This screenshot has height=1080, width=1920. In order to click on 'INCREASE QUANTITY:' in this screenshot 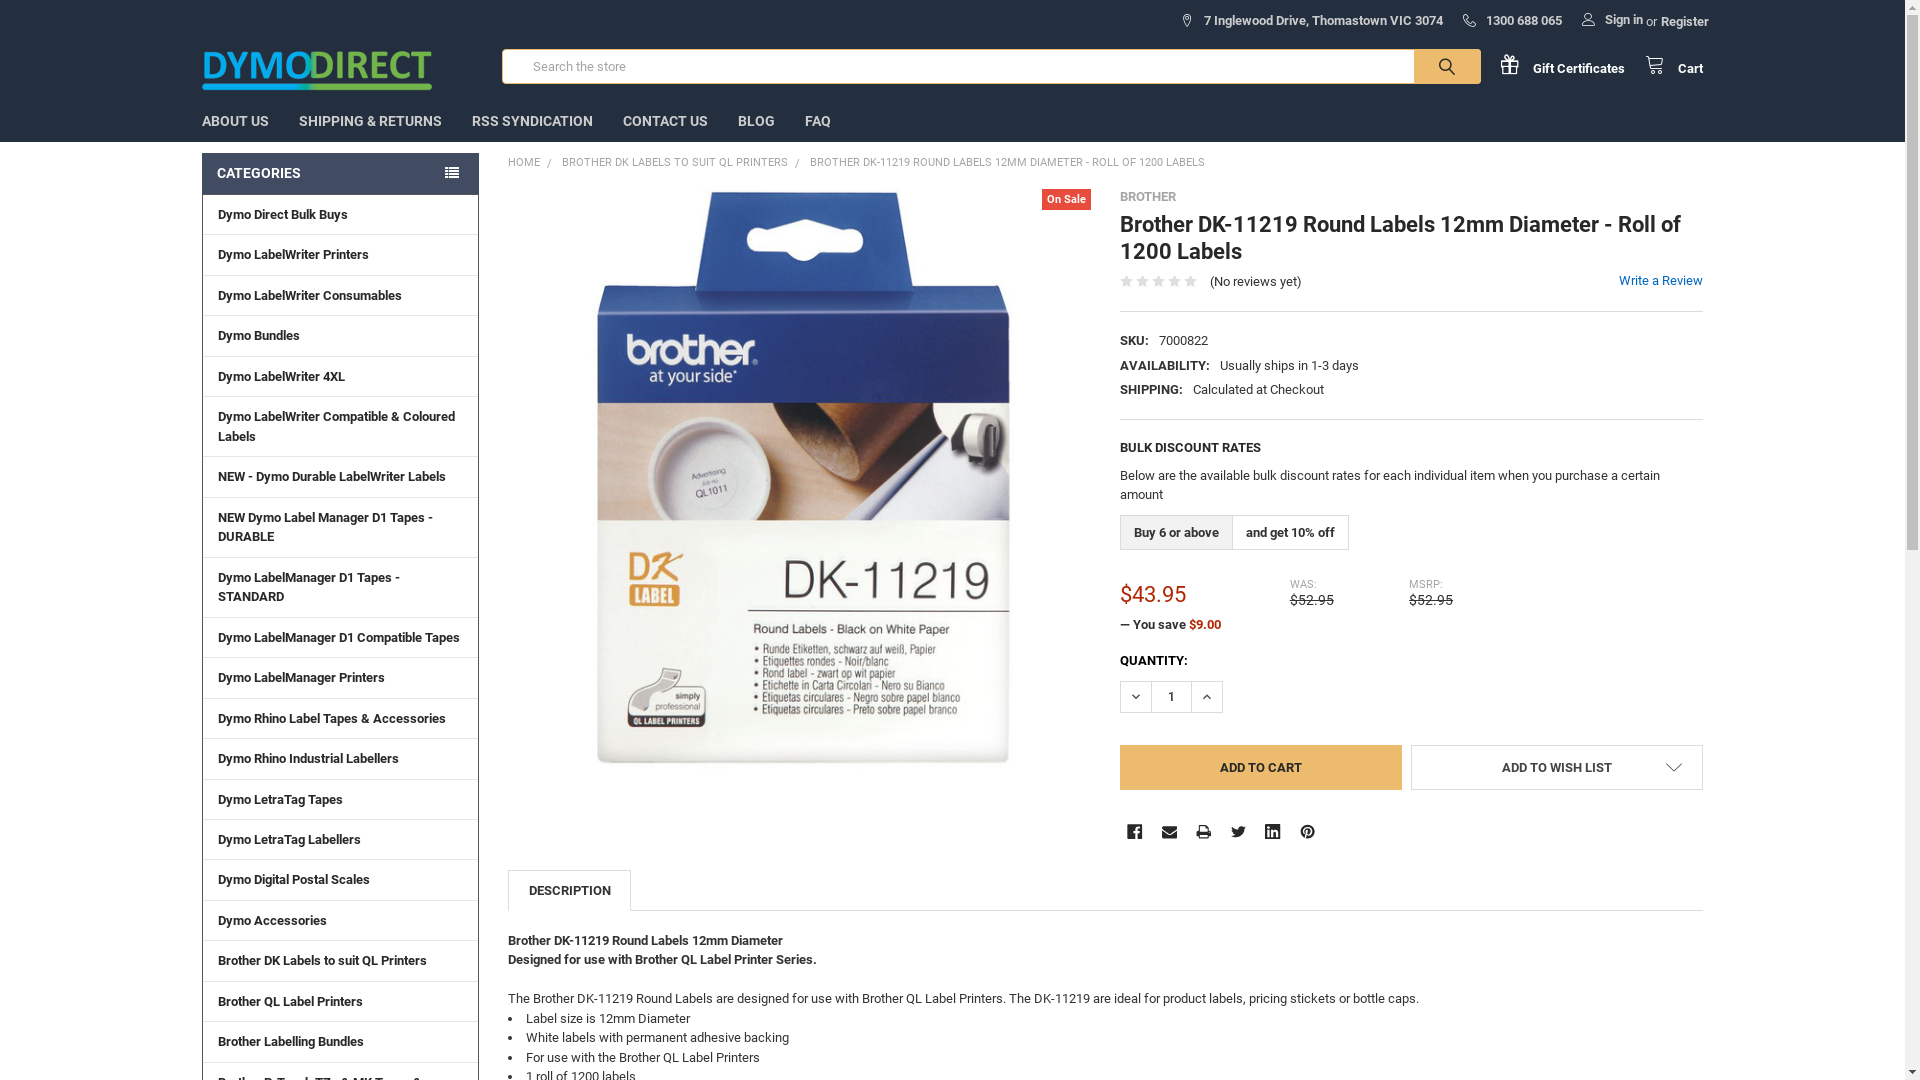, I will do `click(1190, 696)`.